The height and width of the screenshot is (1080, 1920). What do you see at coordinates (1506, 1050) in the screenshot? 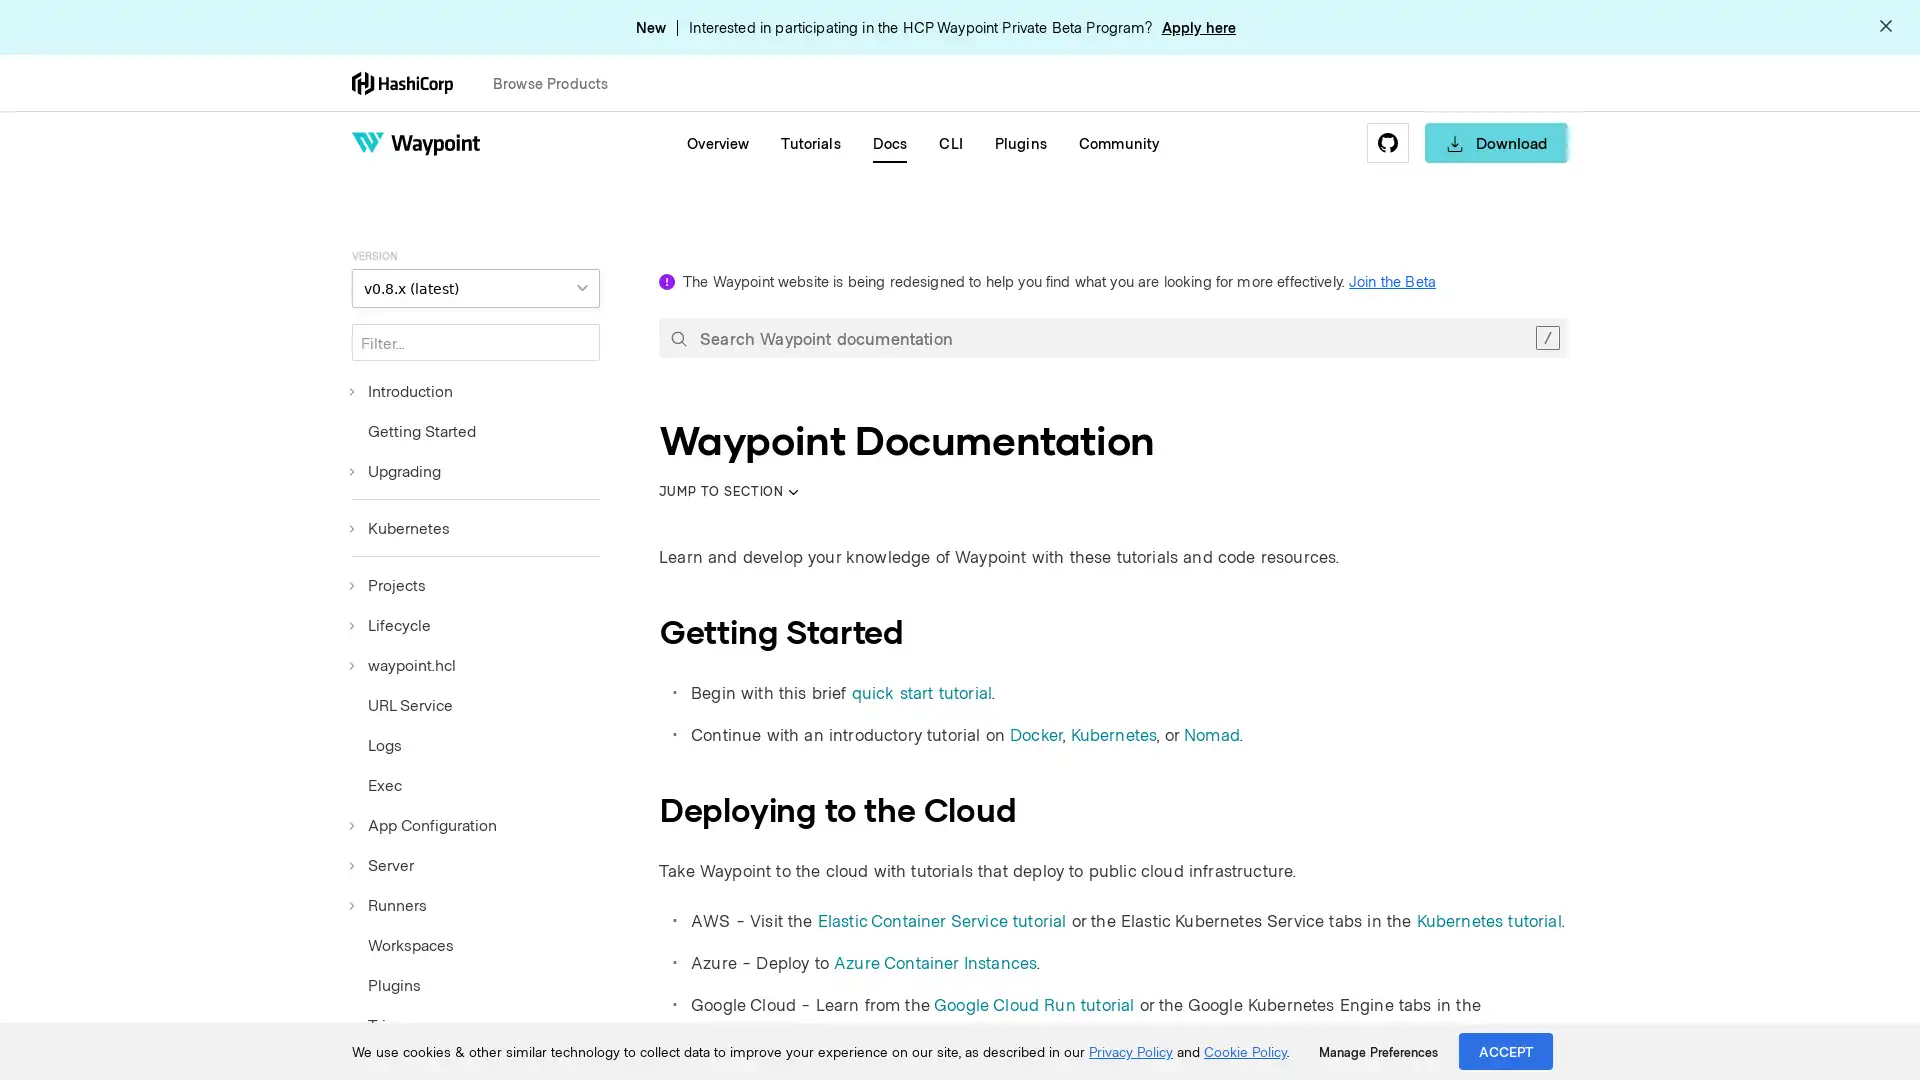
I see `ACCEPT` at bounding box center [1506, 1050].